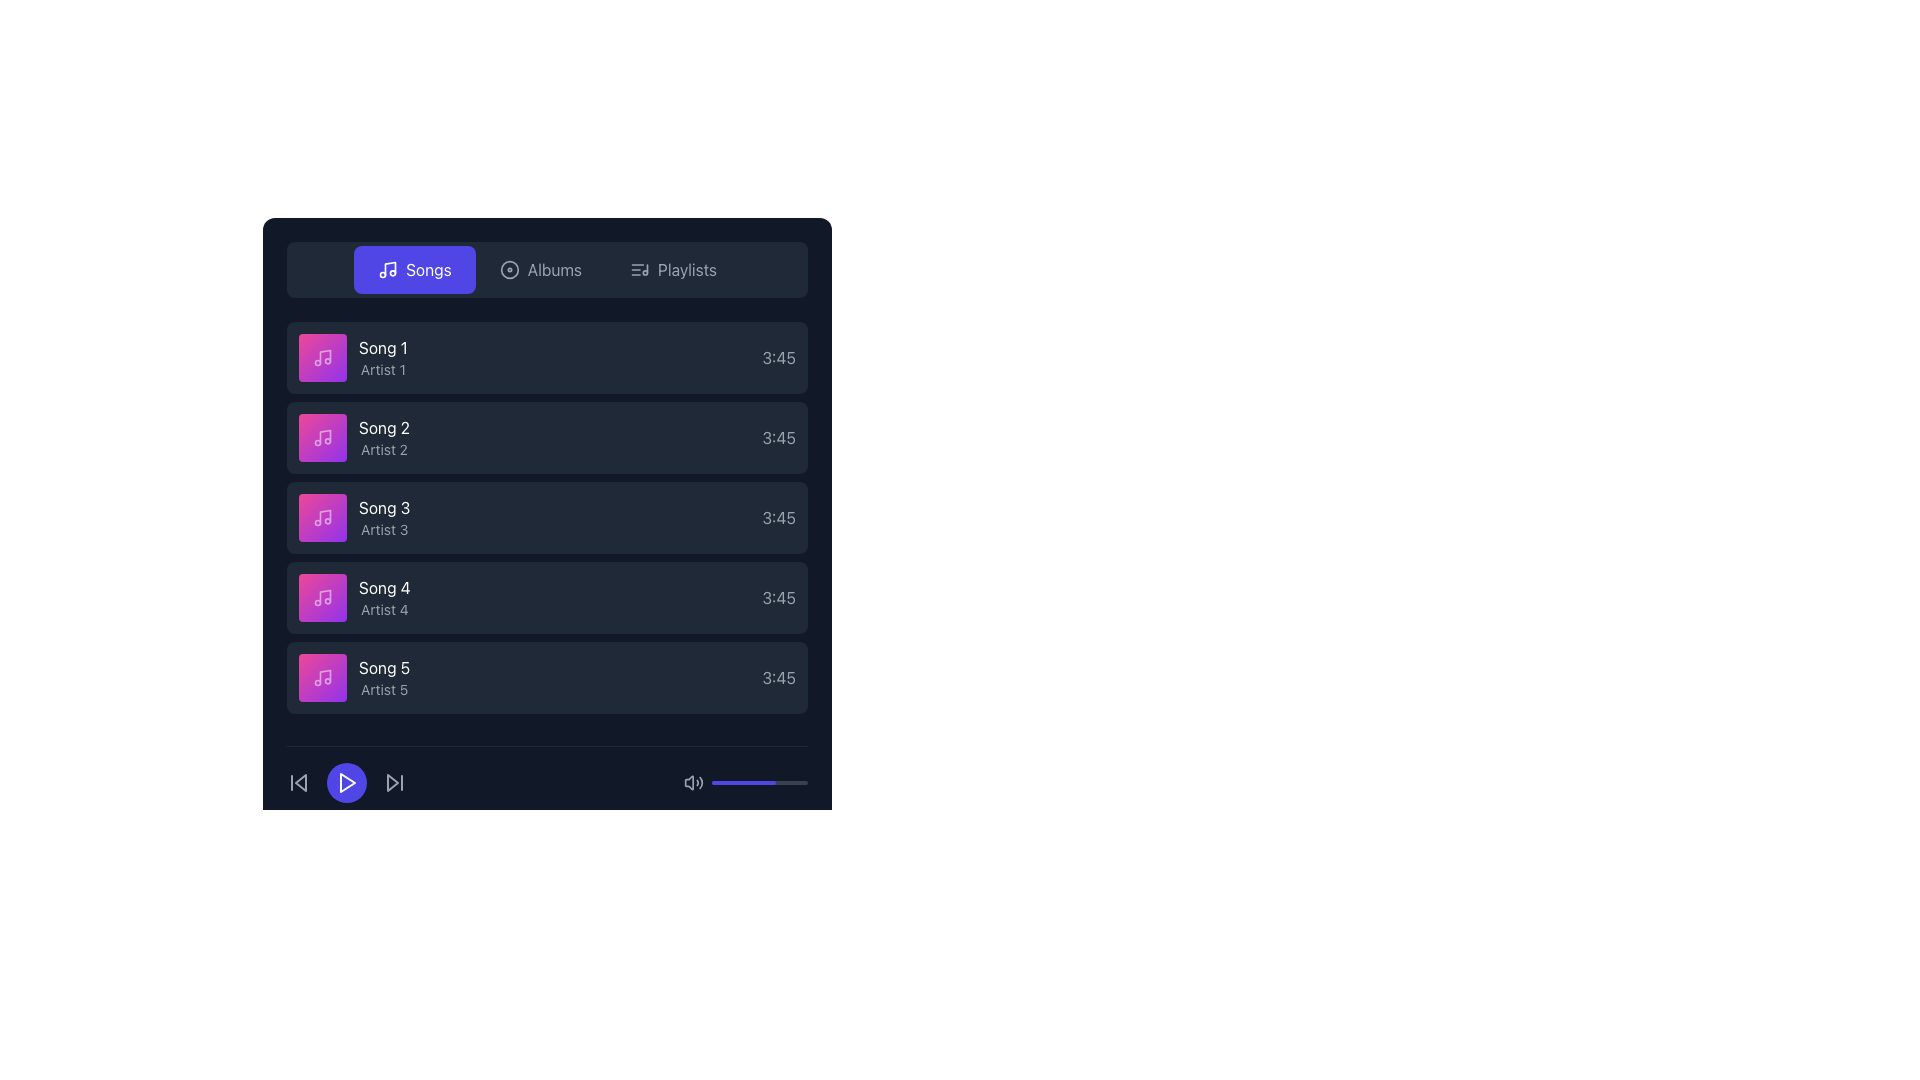  Describe the element at coordinates (778, 357) in the screenshot. I see `text label displaying '3:45' which indicates the song duration, located in the top-right section of the first item in a list of entries` at that location.